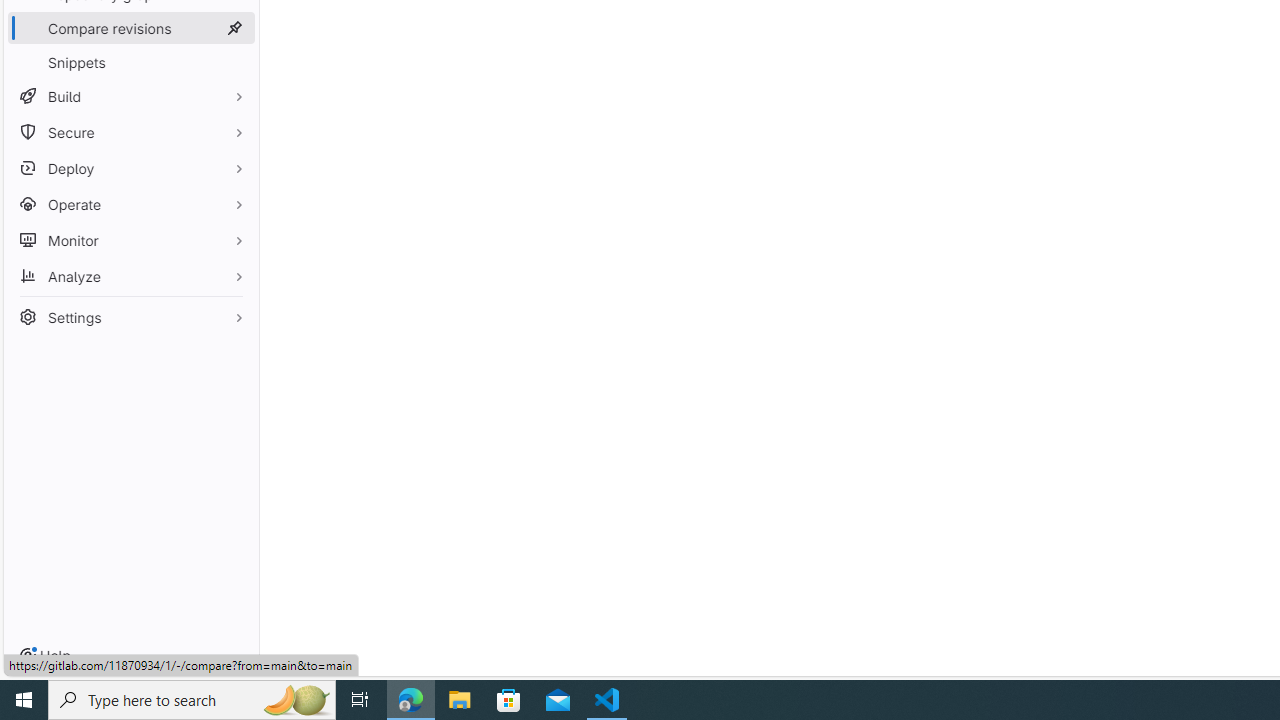 This screenshot has height=720, width=1280. Describe the element at coordinates (234, 61) in the screenshot. I see `'Pin Snippets'` at that location.